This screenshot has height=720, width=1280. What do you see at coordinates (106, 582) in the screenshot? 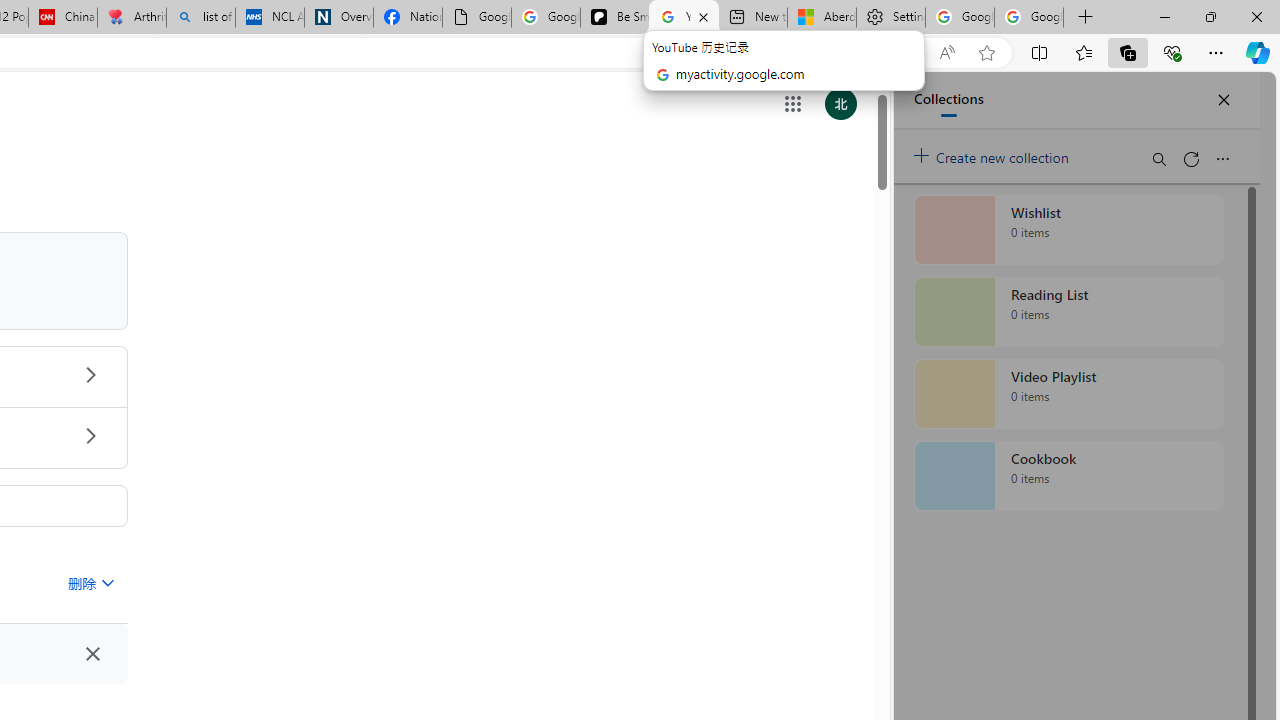
I see `'Class: asE2Ub NMm5M'` at bounding box center [106, 582].